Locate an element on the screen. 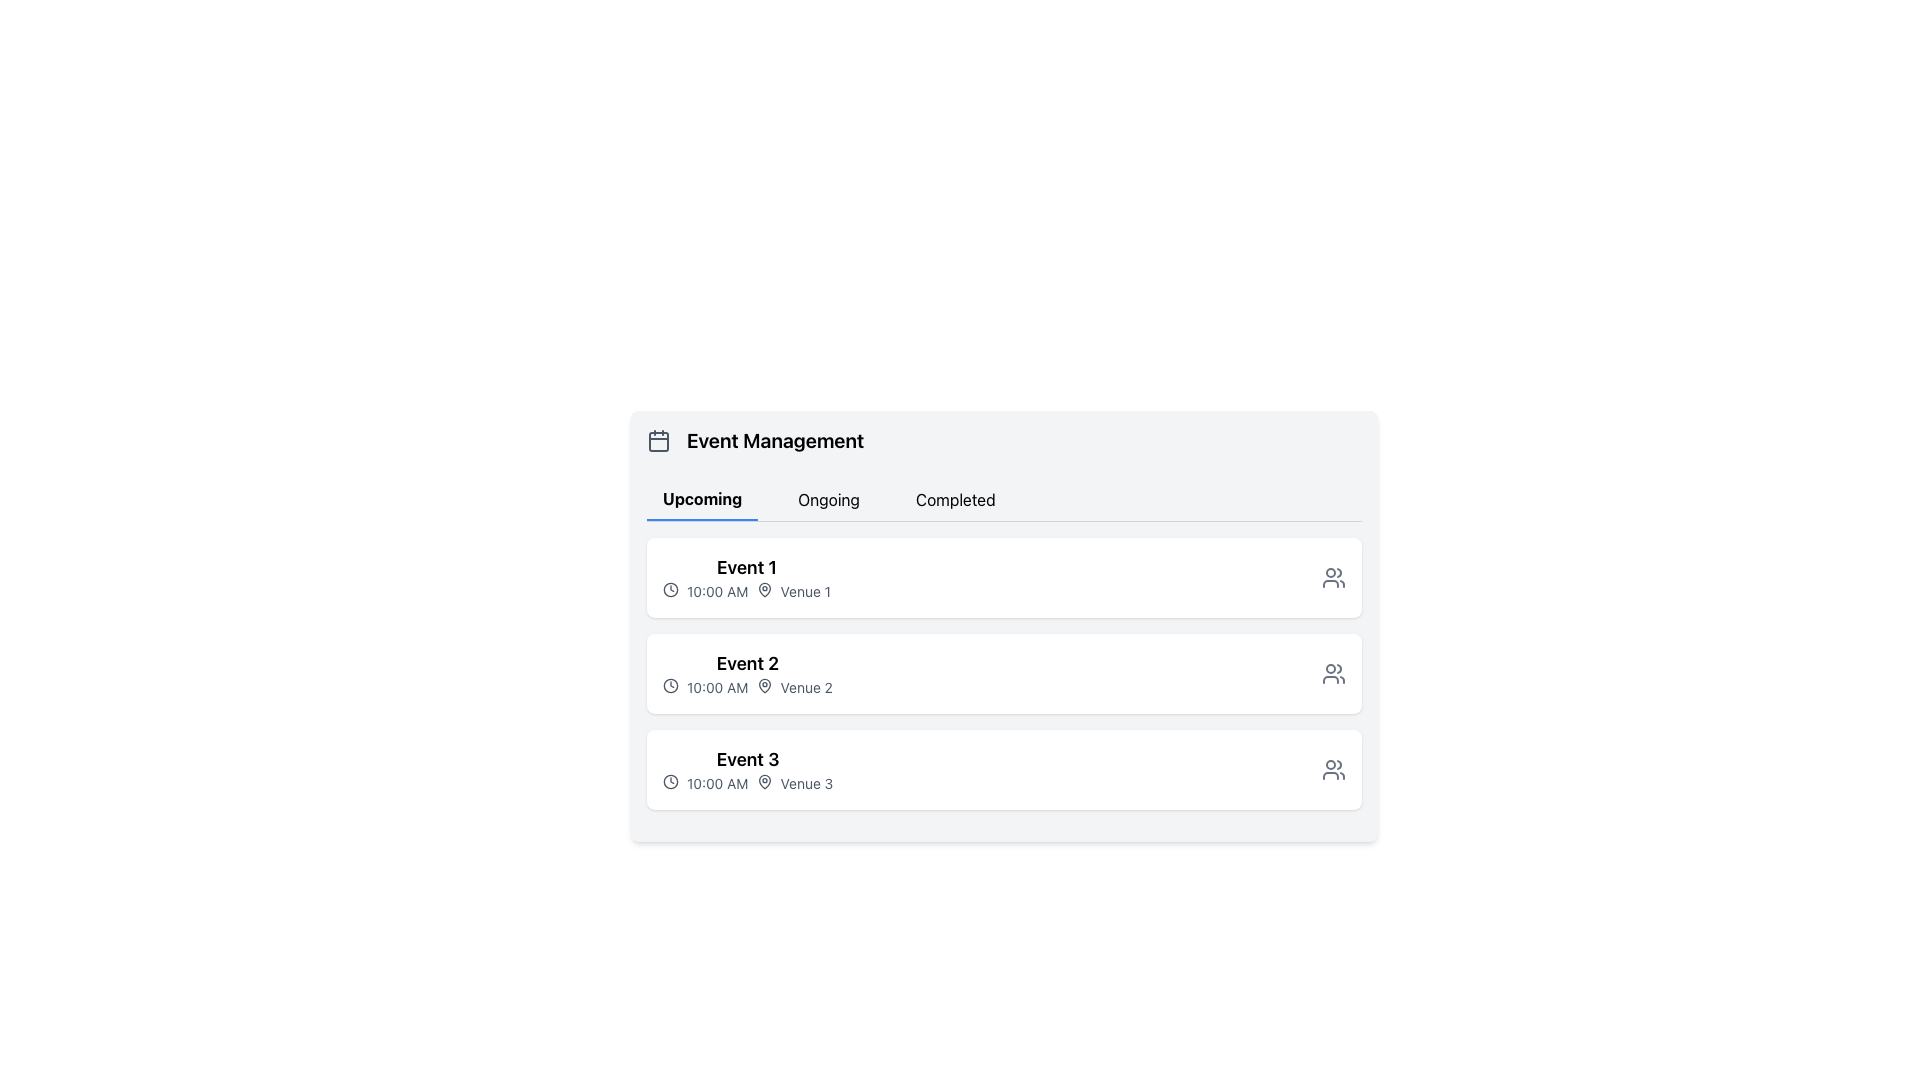 This screenshot has height=1080, width=1920. the List Item displaying 'Event 2' is located at coordinates (1004, 674).